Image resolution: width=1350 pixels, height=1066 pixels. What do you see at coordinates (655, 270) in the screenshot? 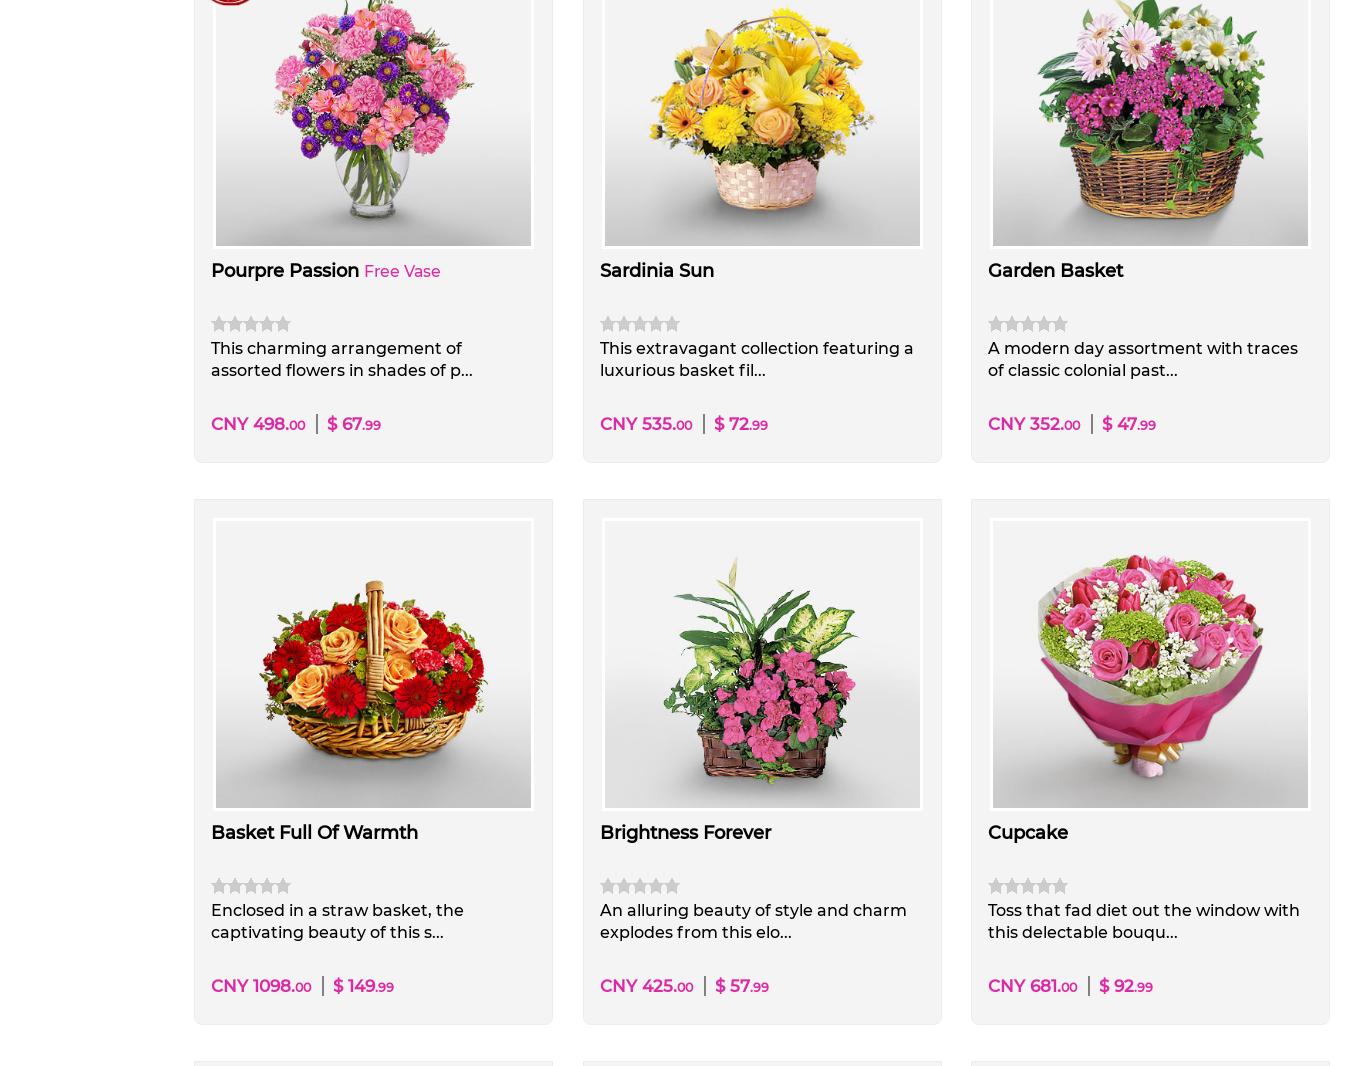
I see `'Sardinia Sun'` at bounding box center [655, 270].